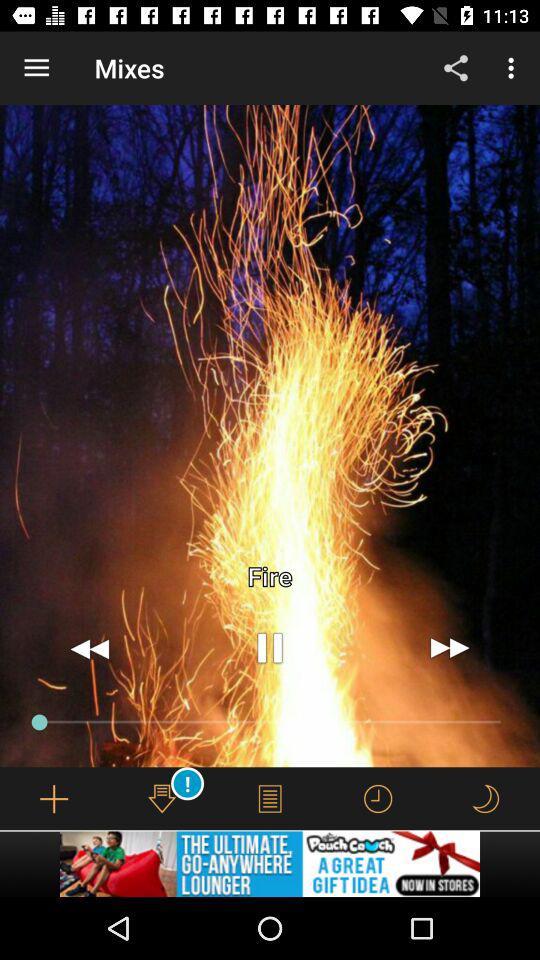 The height and width of the screenshot is (960, 540). Describe the element at coordinates (484, 798) in the screenshot. I see `set the sleep mode` at that location.